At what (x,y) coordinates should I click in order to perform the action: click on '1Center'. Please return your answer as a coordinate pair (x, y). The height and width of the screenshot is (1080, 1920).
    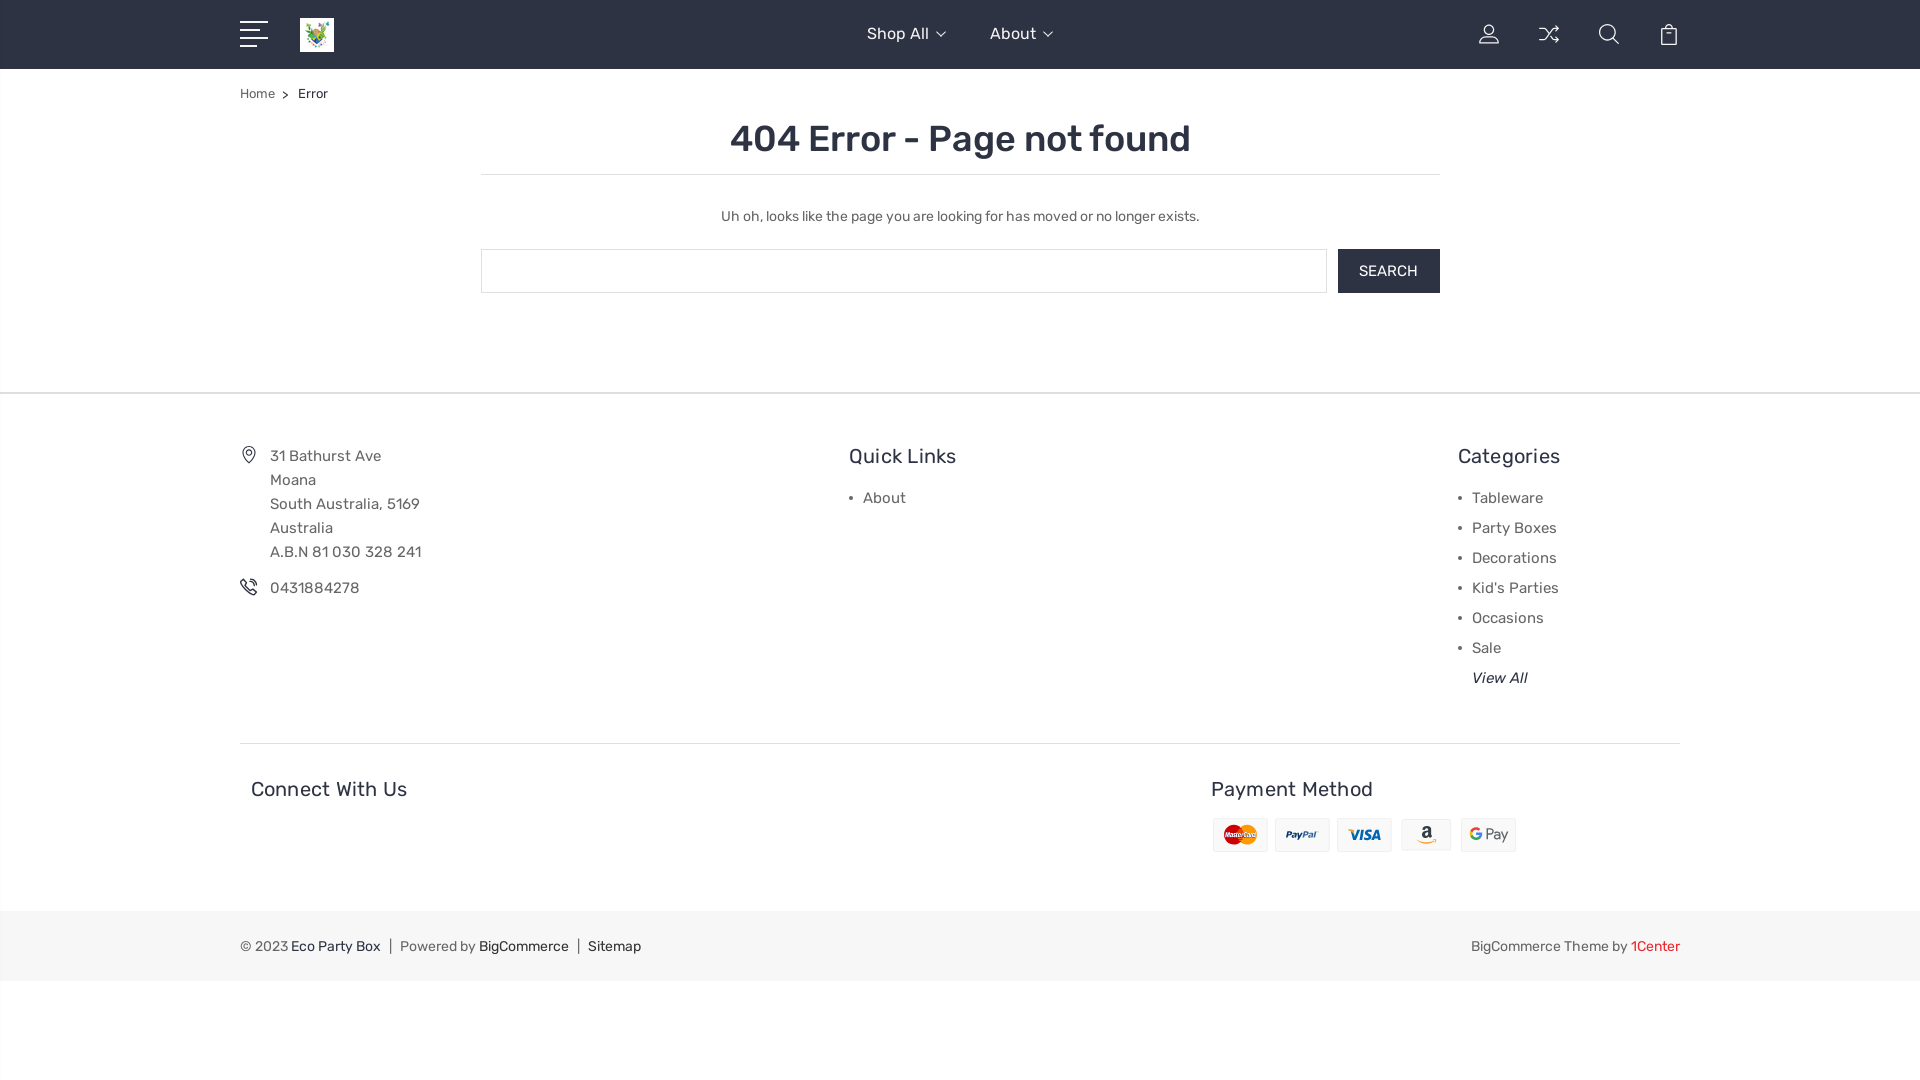
    Looking at the image, I should click on (1655, 945).